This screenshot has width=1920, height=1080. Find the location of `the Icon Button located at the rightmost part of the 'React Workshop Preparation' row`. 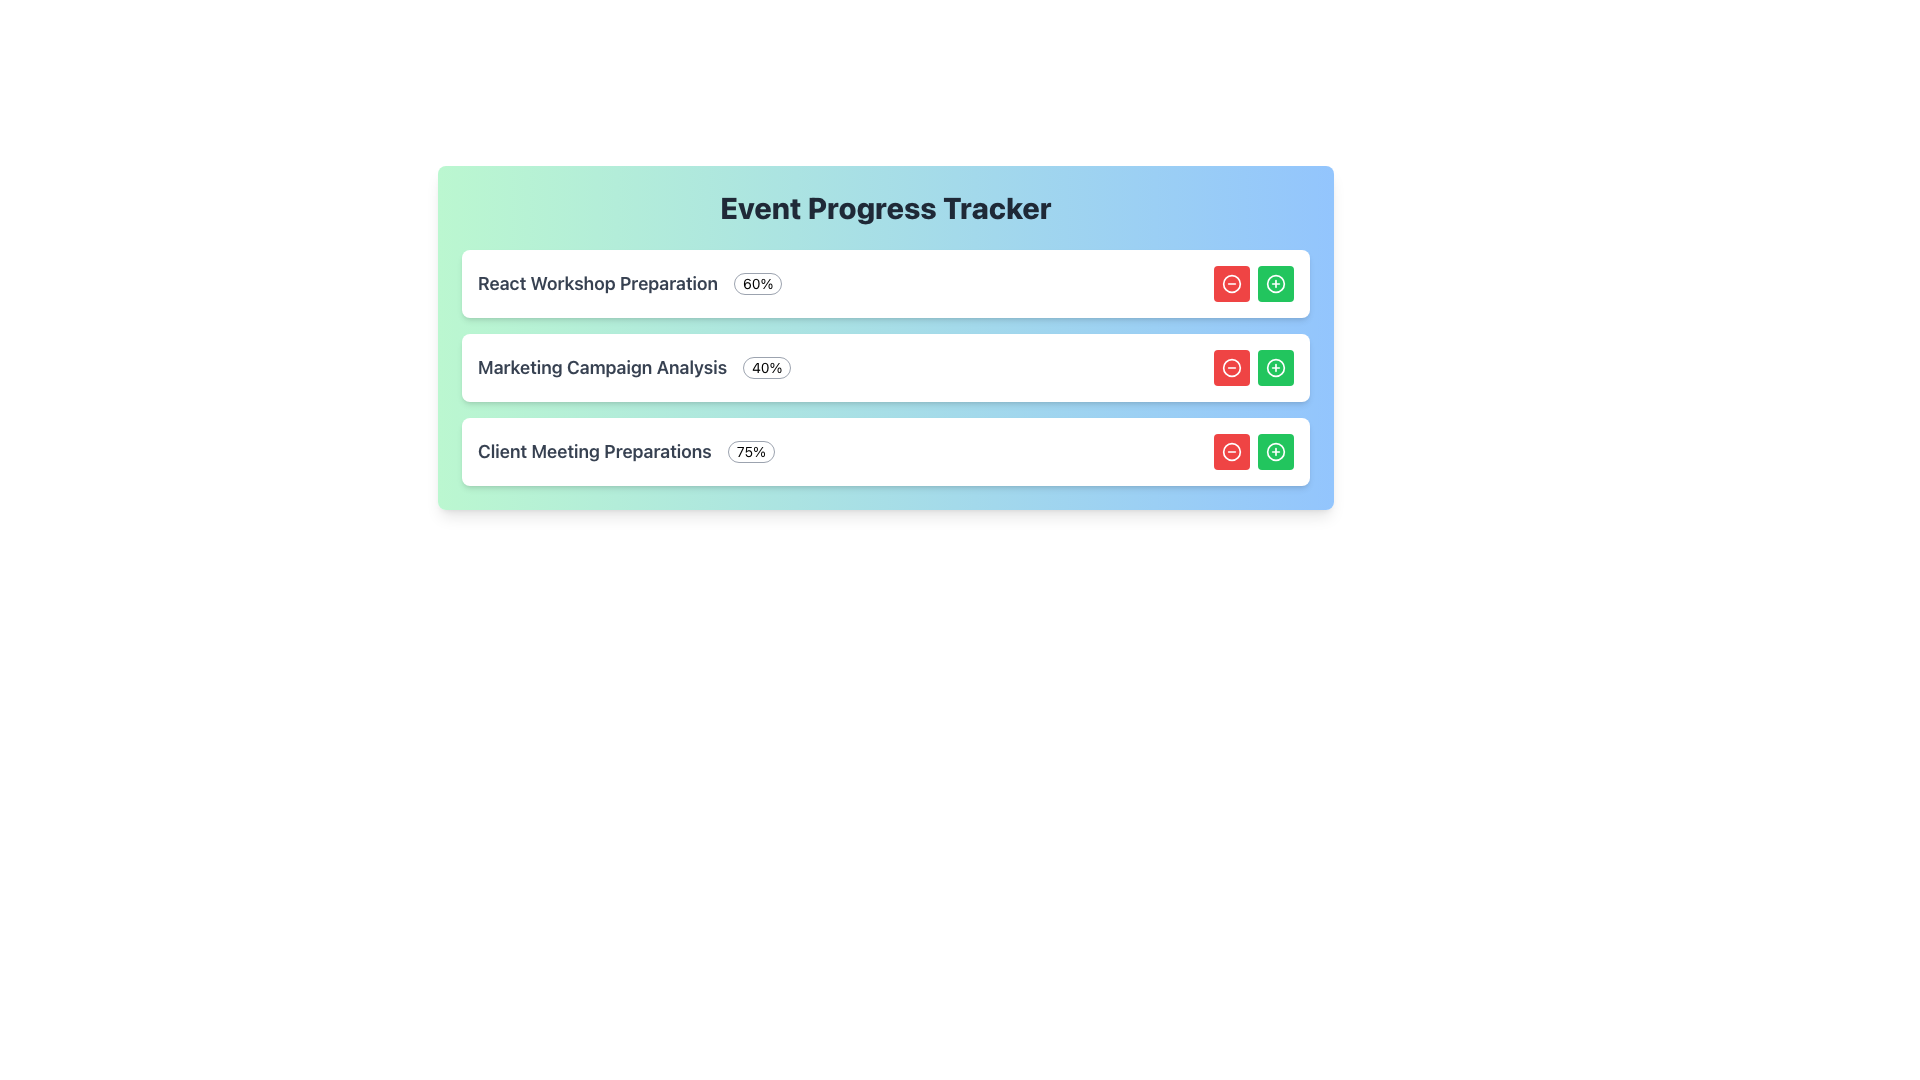

the Icon Button located at the rightmost part of the 'React Workshop Preparation' row is located at coordinates (1275, 284).